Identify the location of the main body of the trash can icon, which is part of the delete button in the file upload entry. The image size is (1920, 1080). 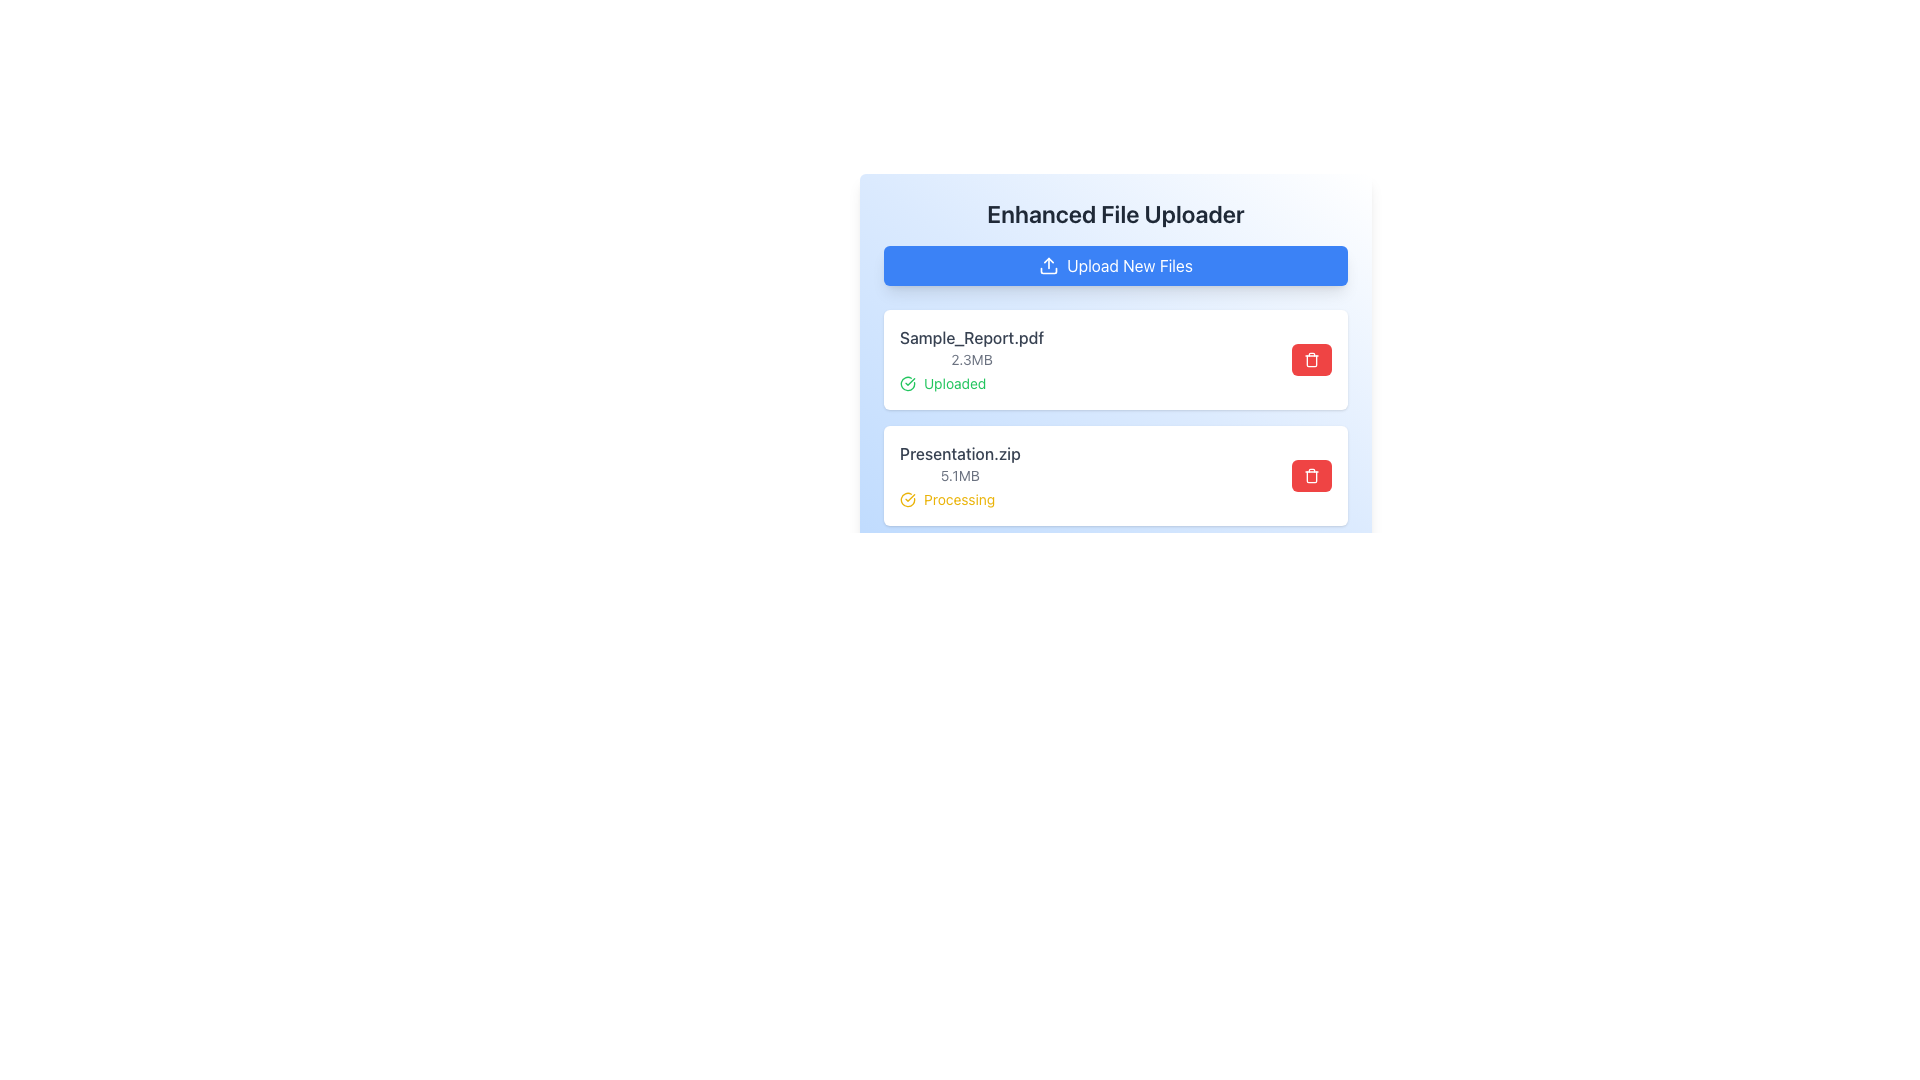
(1311, 477).